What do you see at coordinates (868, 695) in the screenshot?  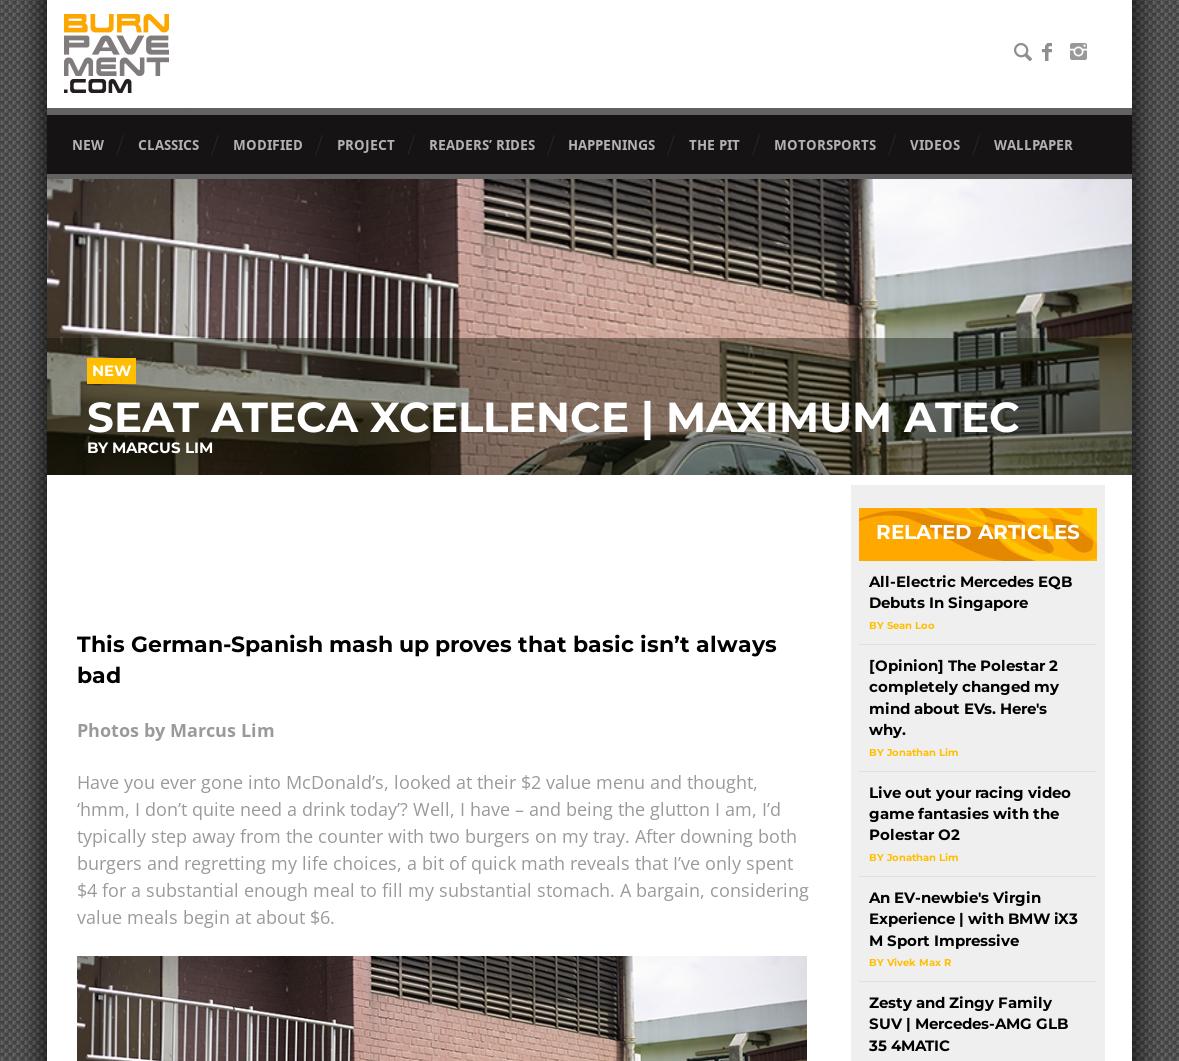 I see `'[Opinion] The Polestar 2 completely changed my mind about EVs. Here's why.'` at bounding box center [868, 695].